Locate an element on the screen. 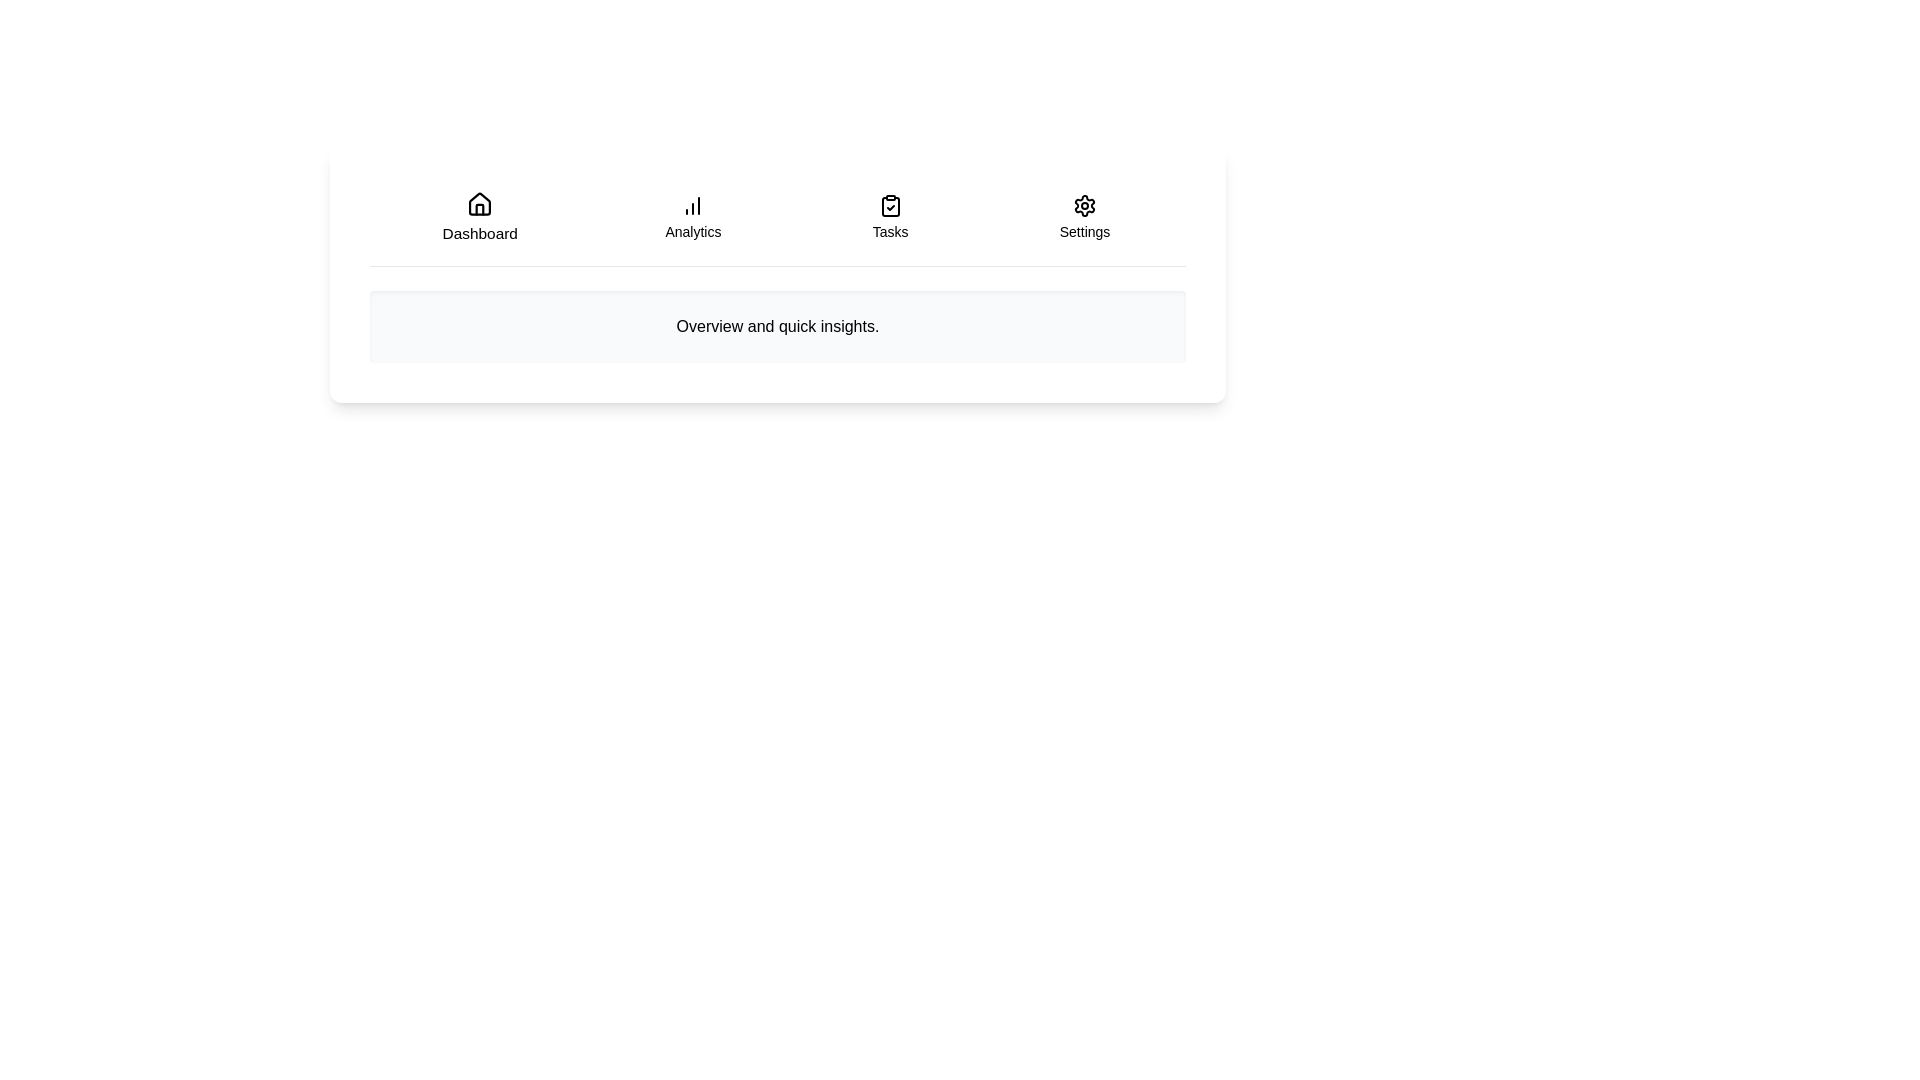 The width and height of the screenshot is (1920, 1080). the 'Dashboard' text label in the top menu section is located at coordinates (478, 232).